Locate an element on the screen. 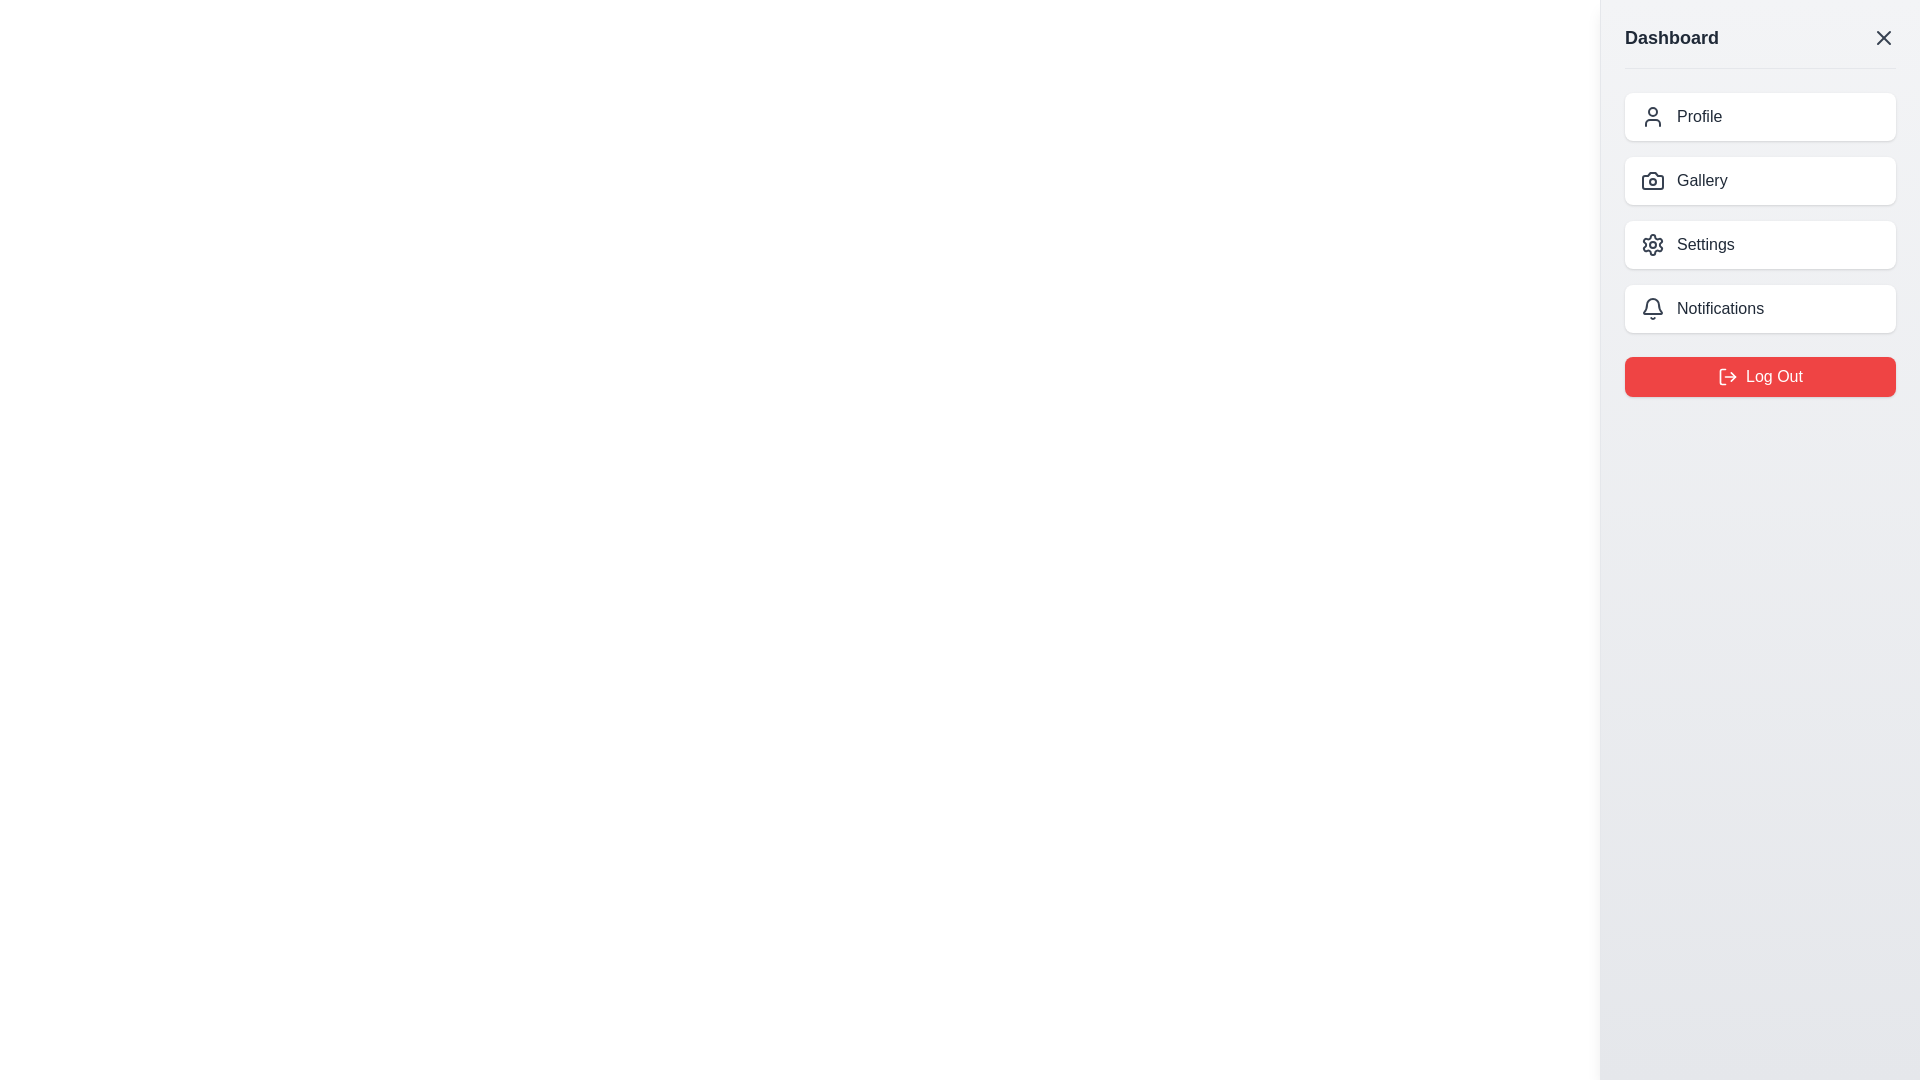 This screenshot has height=1080, width=1920. the close button located at the top-right corner of the sidebar to provide visual feedback is located at coordinates (1882, 38).